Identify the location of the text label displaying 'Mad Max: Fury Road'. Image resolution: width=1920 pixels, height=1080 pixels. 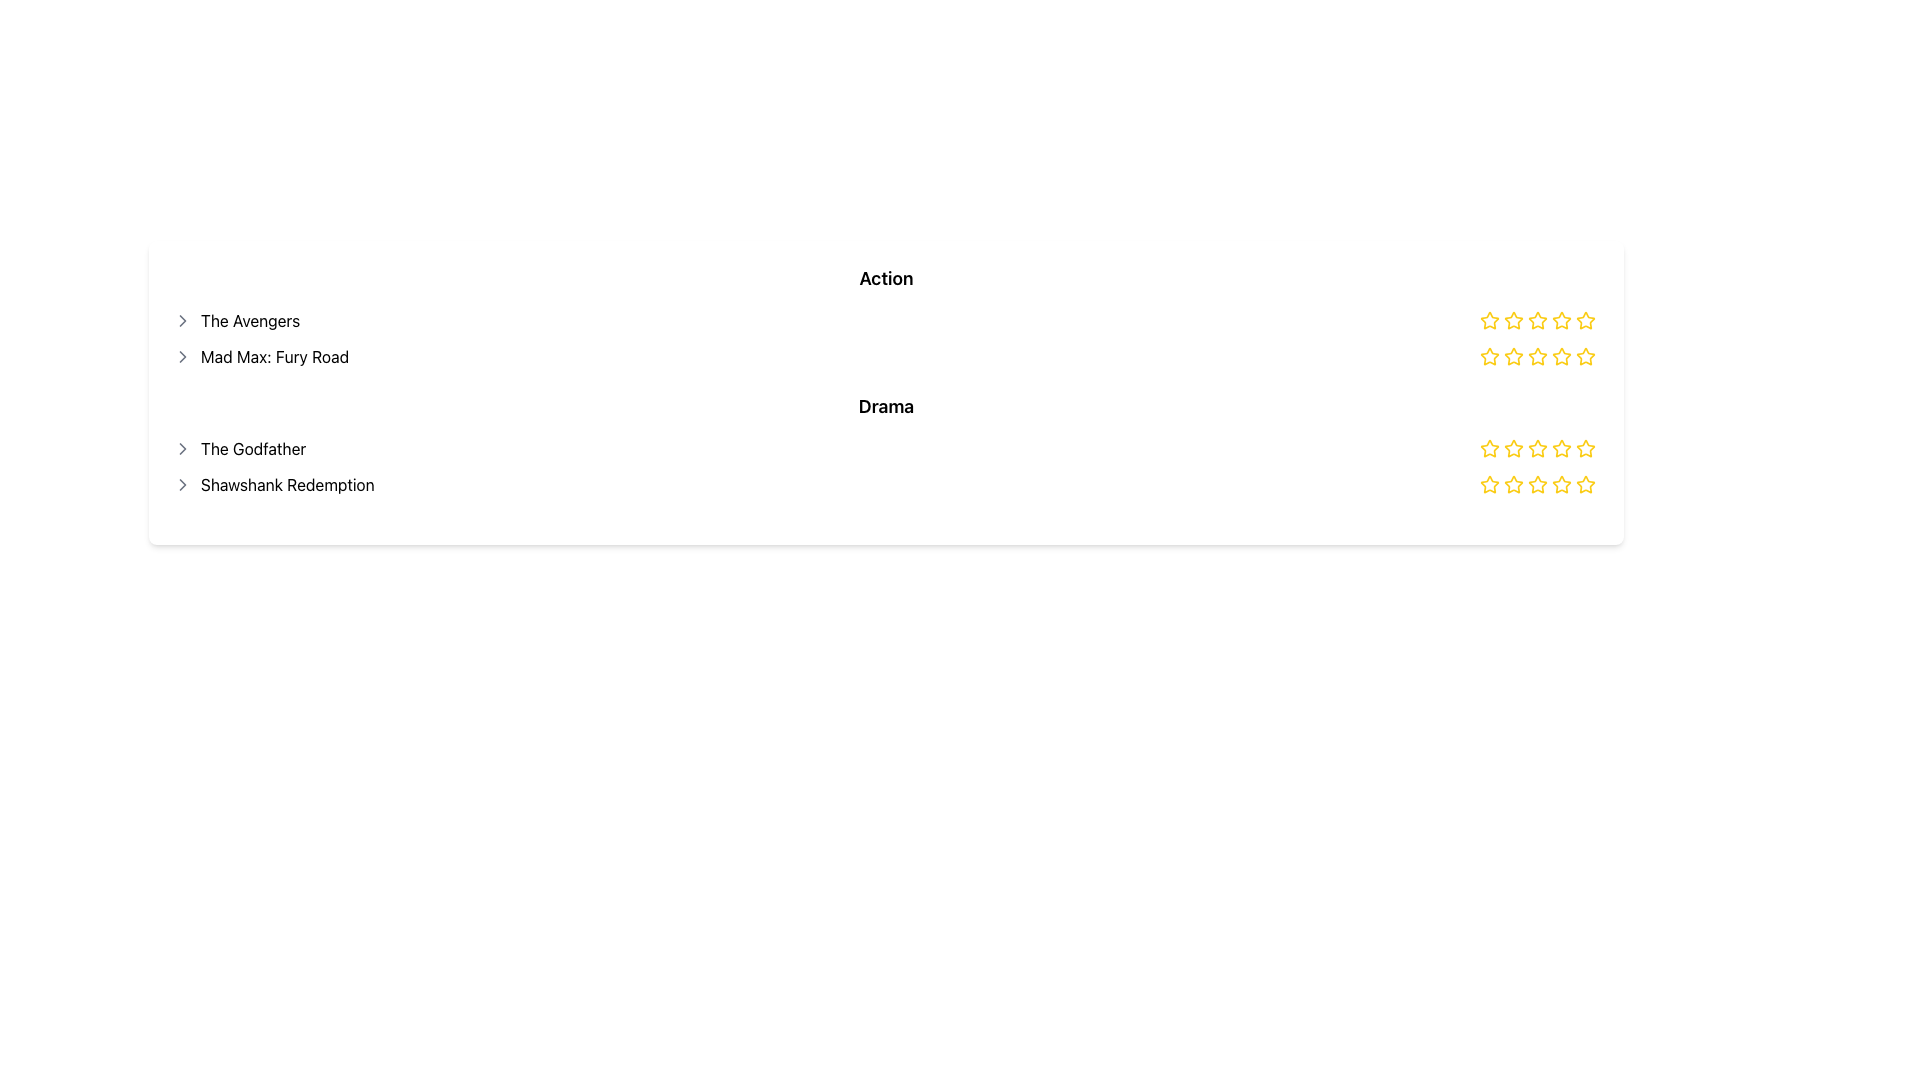
(260, 356).